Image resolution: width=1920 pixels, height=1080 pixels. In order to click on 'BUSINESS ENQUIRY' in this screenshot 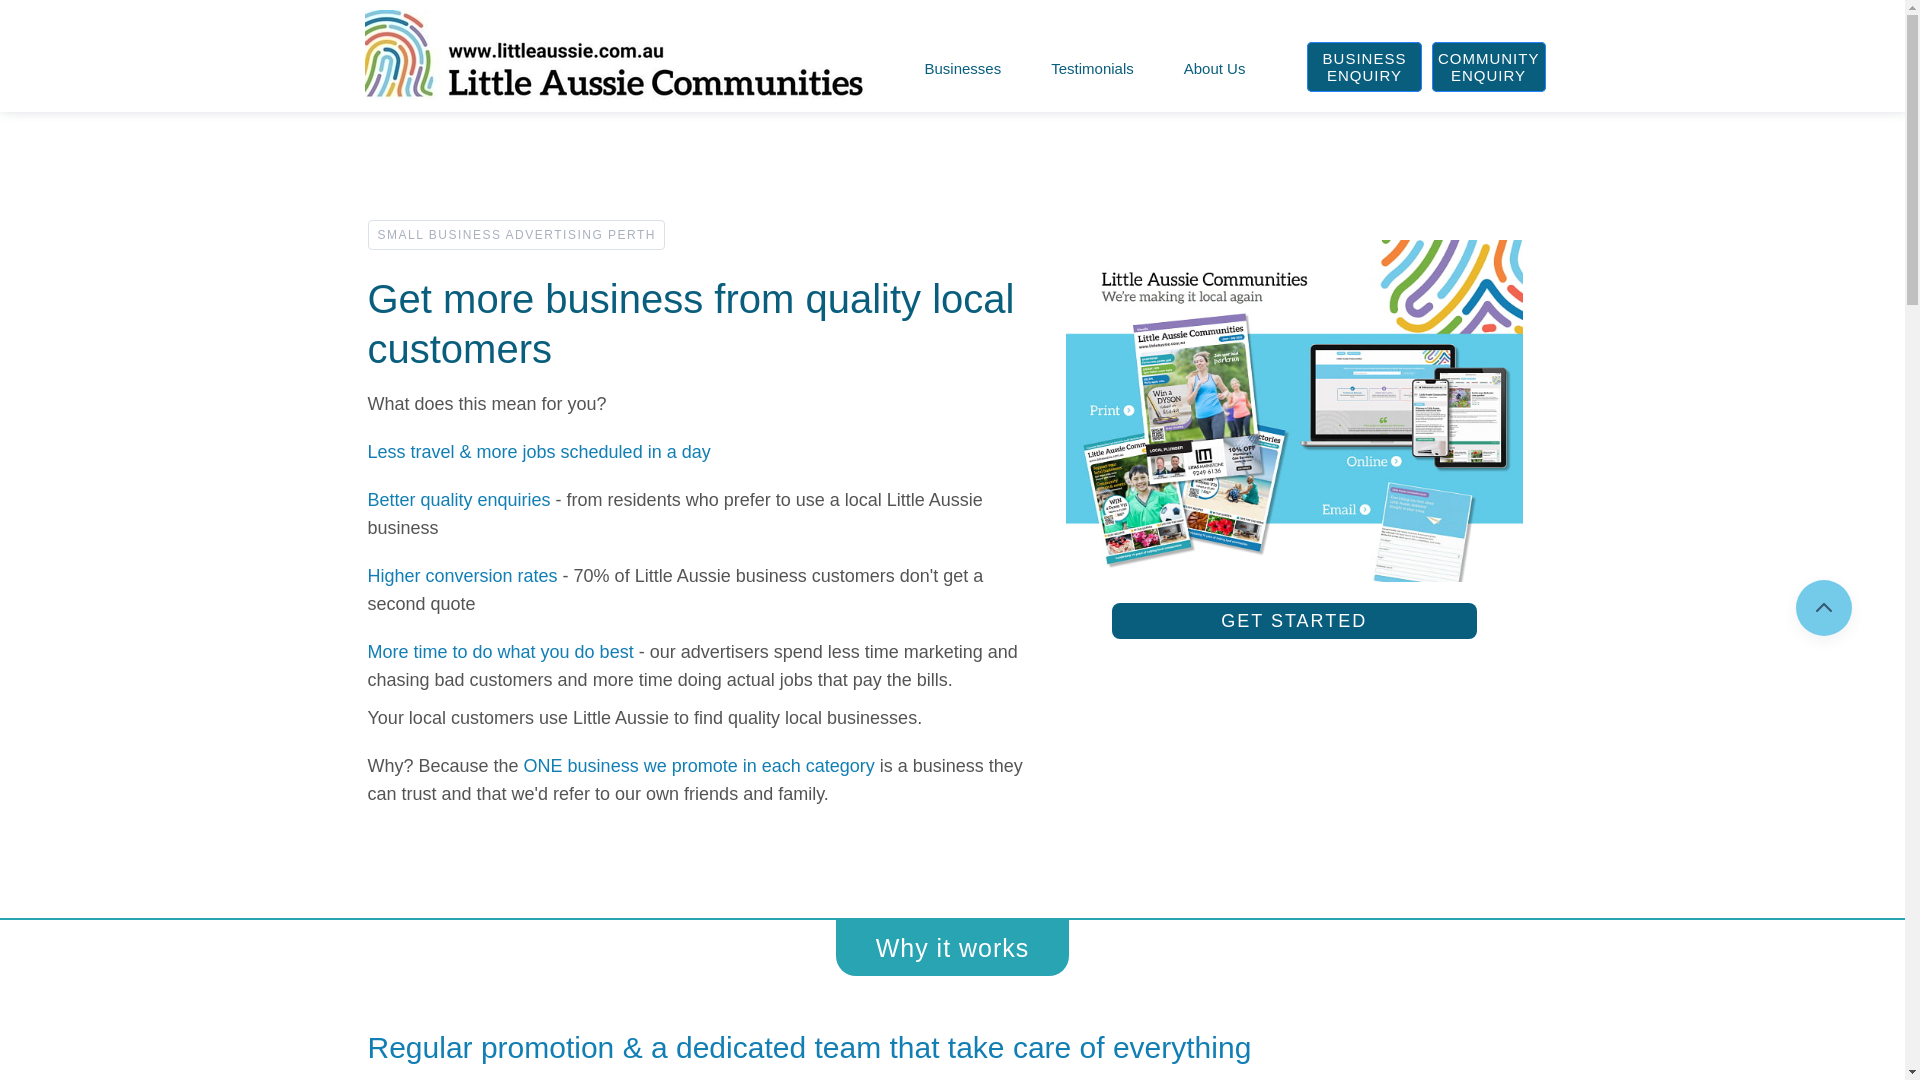, I will do `click(1362, 65)`.